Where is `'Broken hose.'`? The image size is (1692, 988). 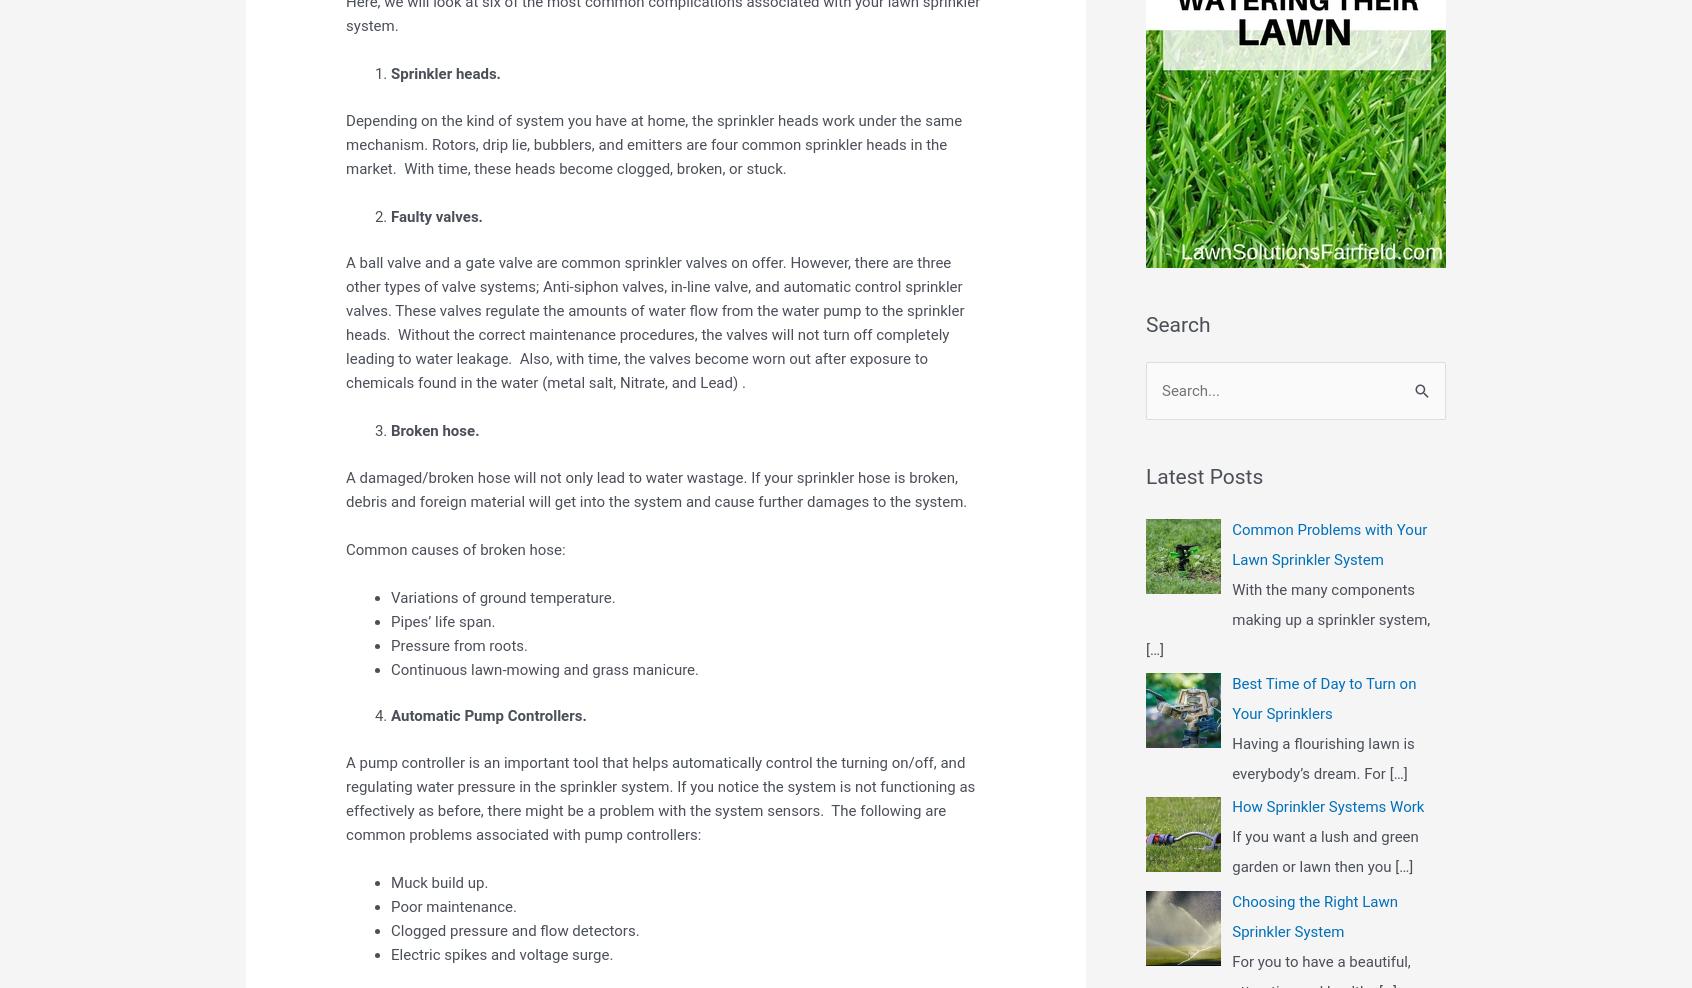
'Broken hose.' is located at coordinates (434, 429).